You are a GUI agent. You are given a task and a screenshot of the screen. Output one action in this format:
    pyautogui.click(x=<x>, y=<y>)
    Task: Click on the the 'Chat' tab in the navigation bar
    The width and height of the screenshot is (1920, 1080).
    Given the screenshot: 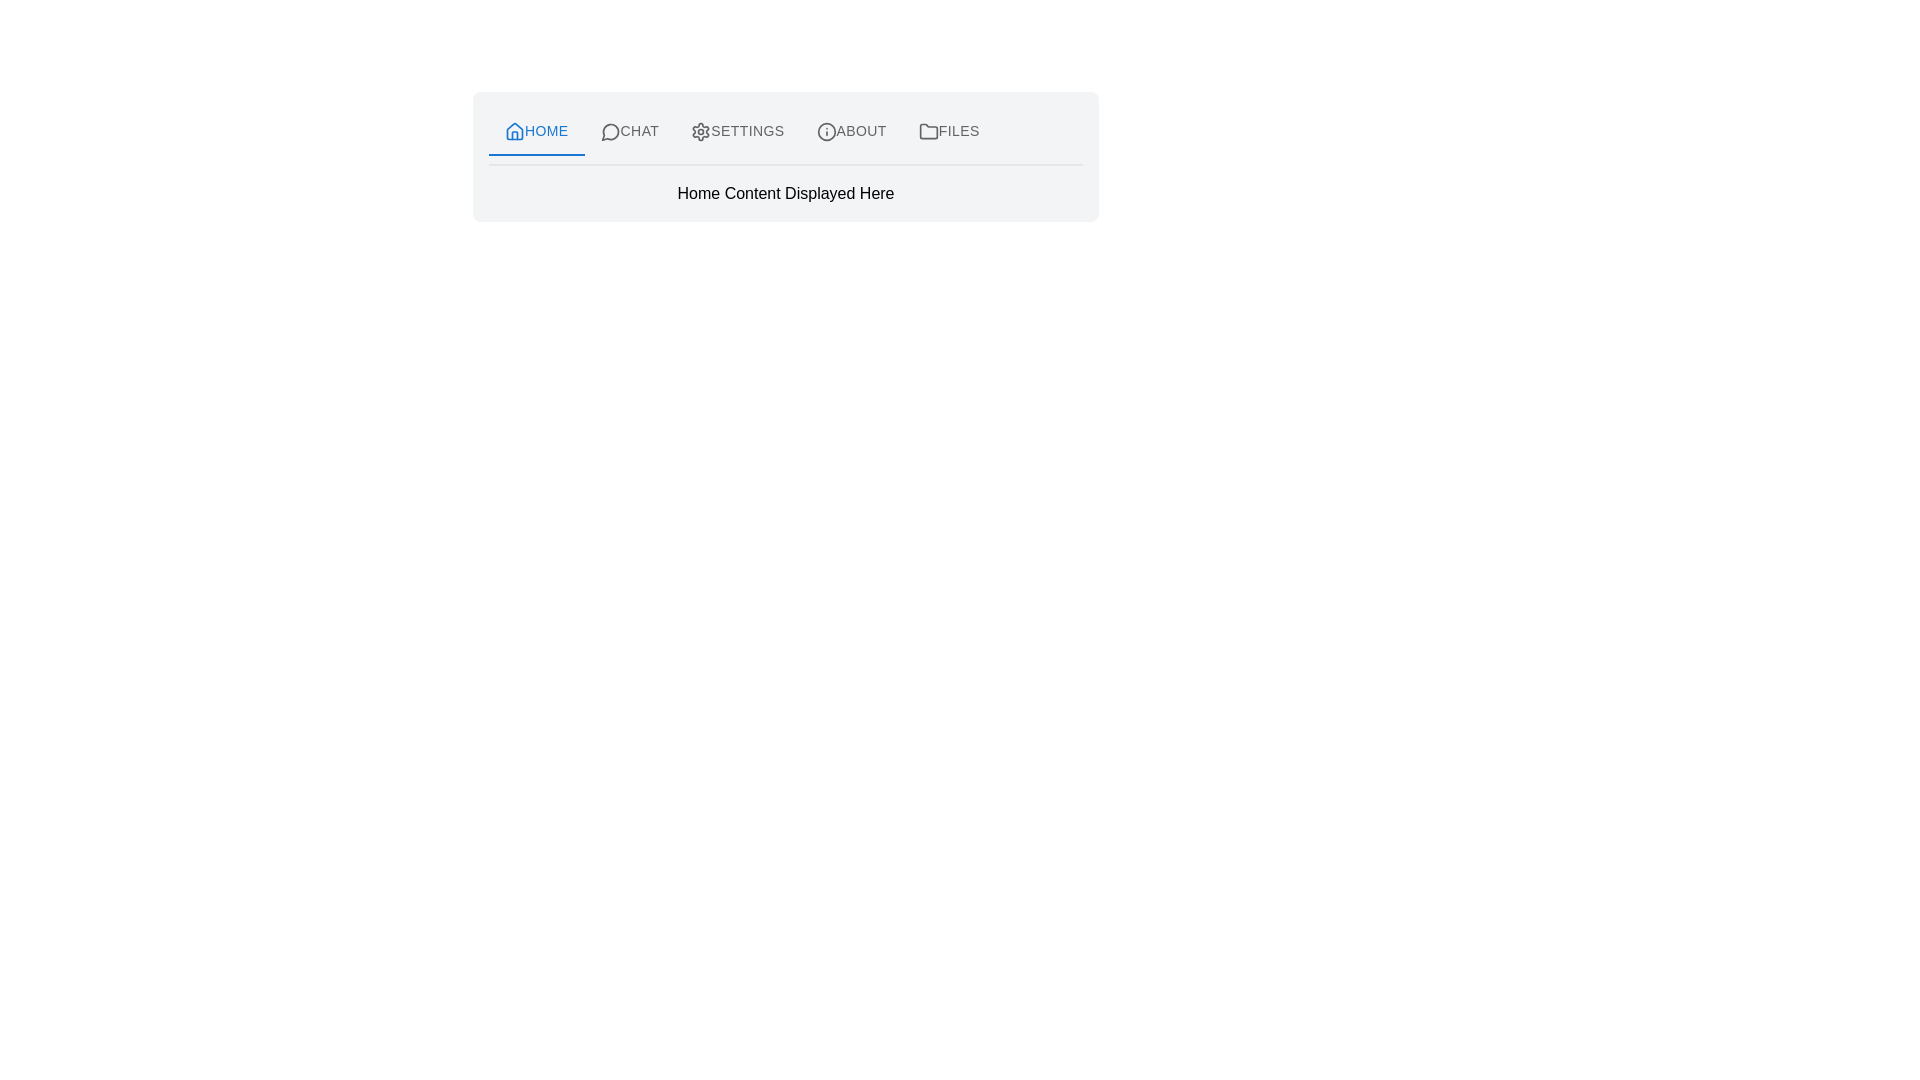 What is the action you would take?
    pyautogui.click(x=628, y=131)
    